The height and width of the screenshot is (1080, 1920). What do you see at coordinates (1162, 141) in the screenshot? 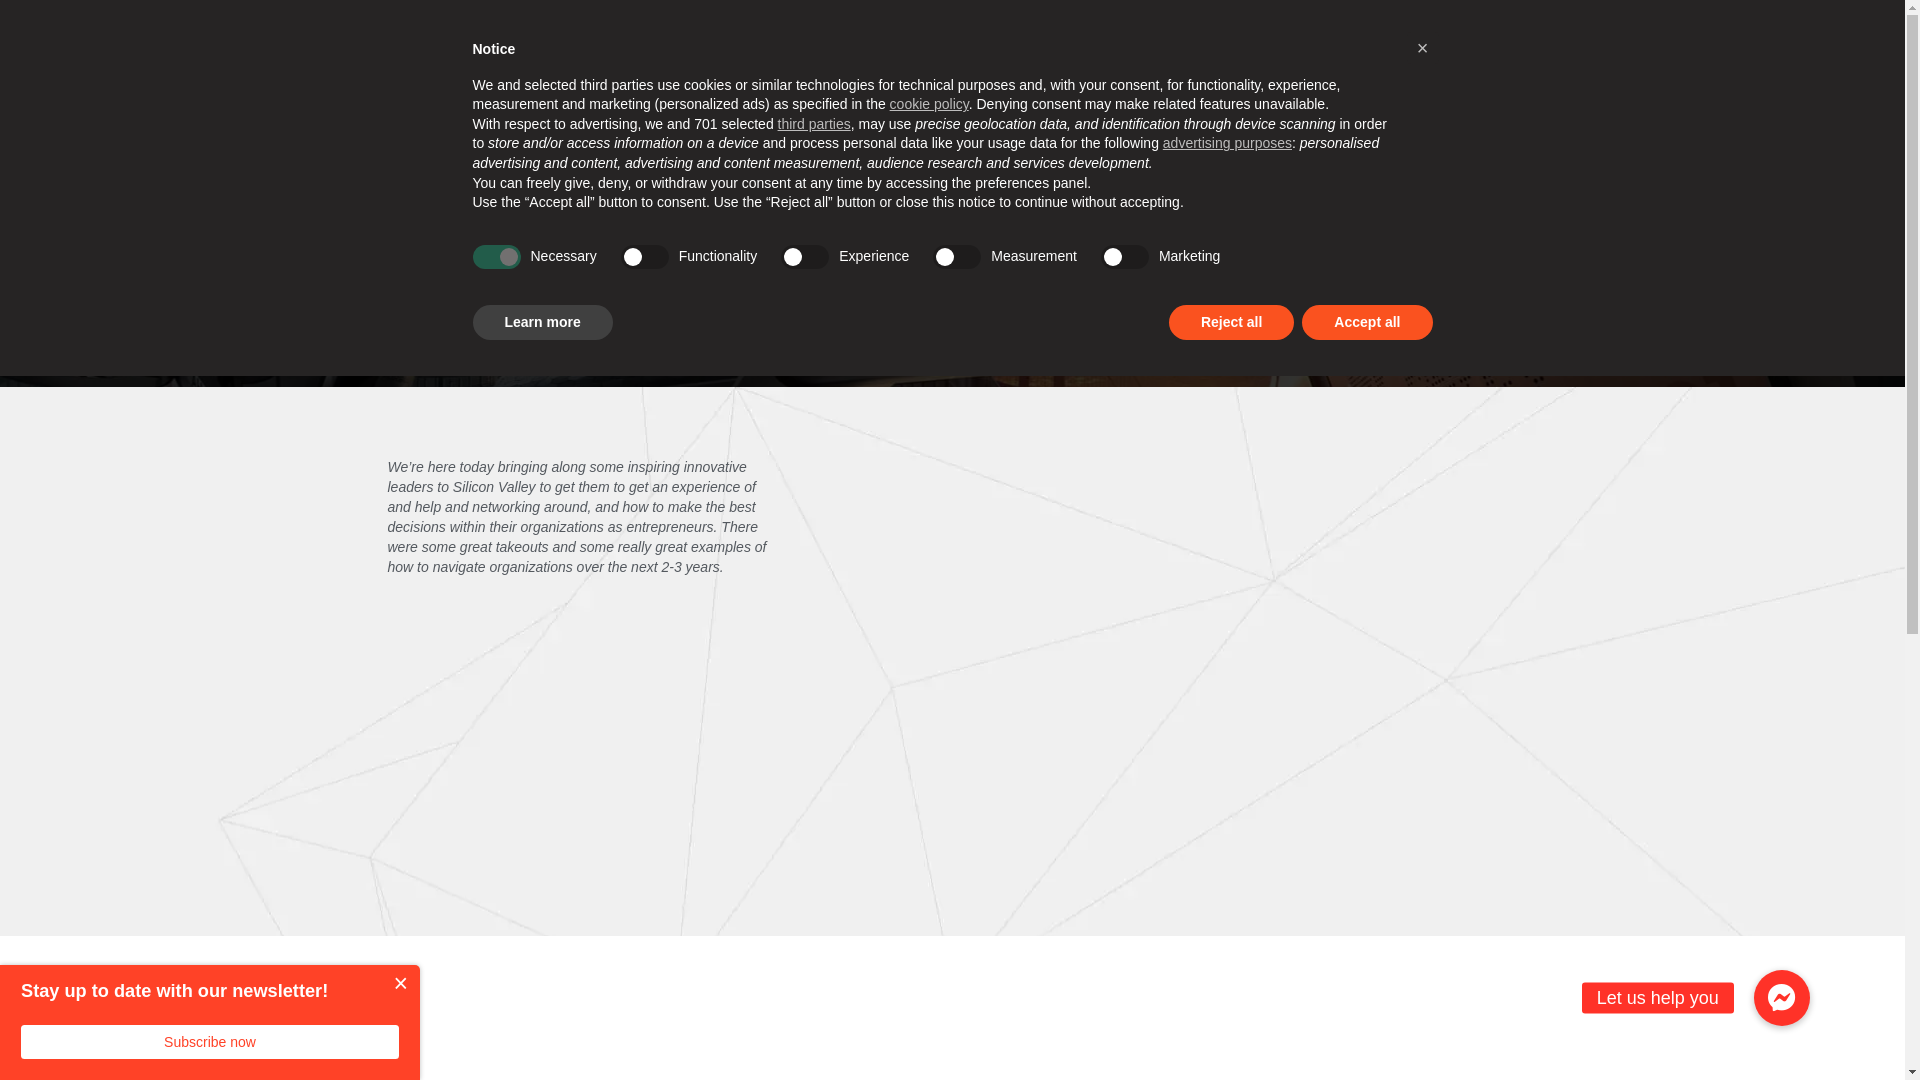
I see `'advertising purposes'` at bounding box center [1162, 141].